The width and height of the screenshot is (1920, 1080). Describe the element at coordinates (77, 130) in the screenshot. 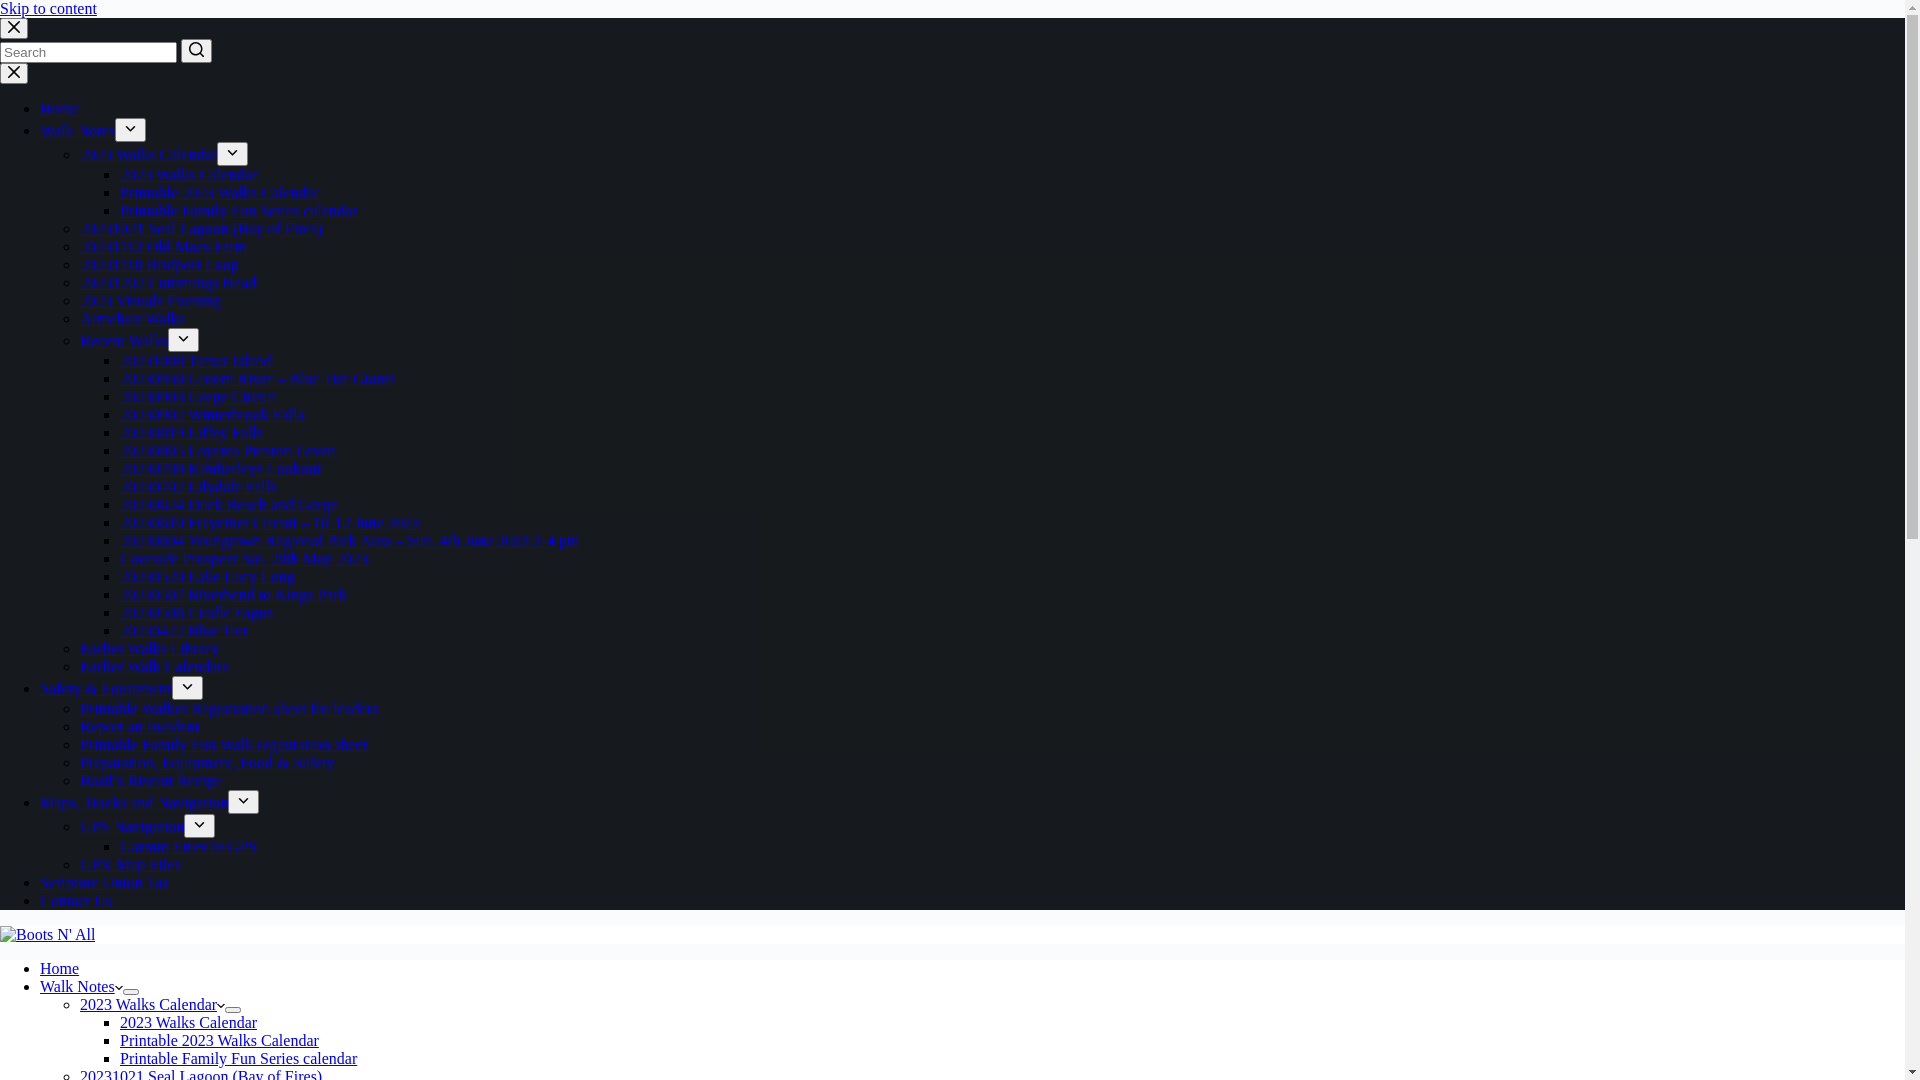

I see `'Walk Notes'` at that location.